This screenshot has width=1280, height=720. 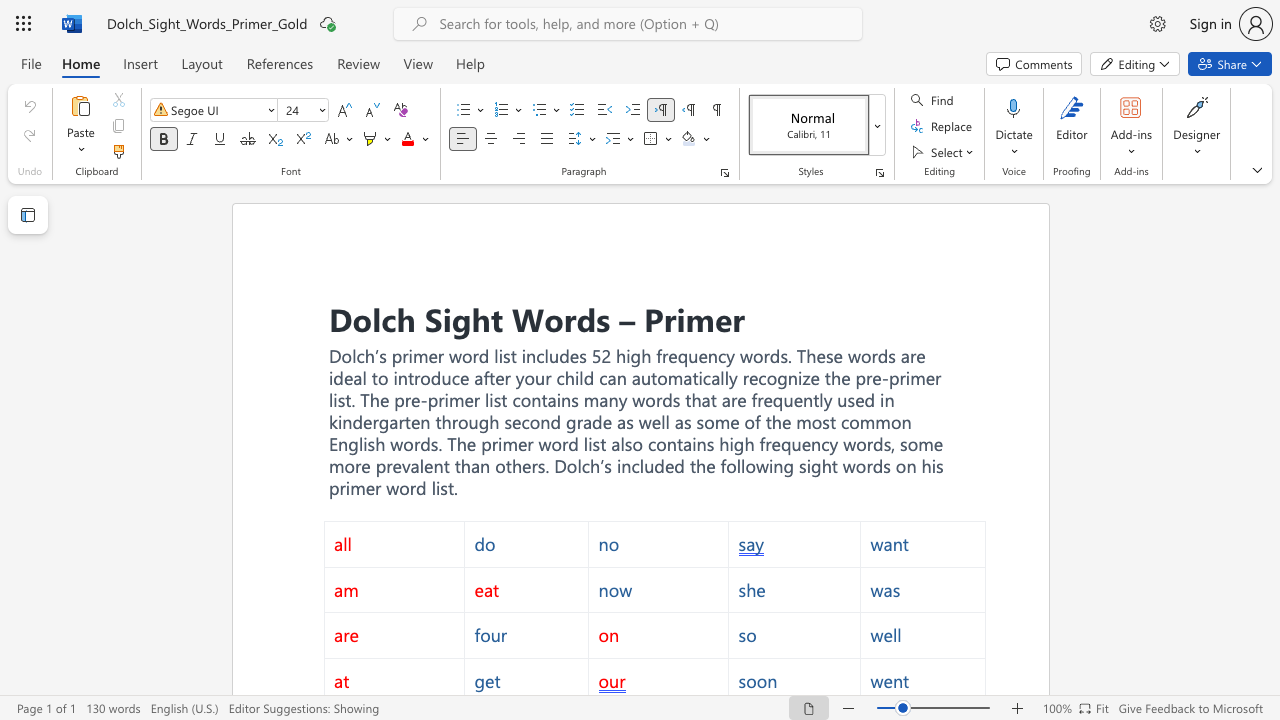 What do you see at coordinates (855, 378) in the screenshot?
I see `the subset text "pre-primer list. The pre-primer list" within the text "Dolch’s primer word list includes 52 high frequency words. These words are ideal to introduce after your child can automatically recognize the pre-primer list. The pre-primer list"` at bounding box center [855, 378].